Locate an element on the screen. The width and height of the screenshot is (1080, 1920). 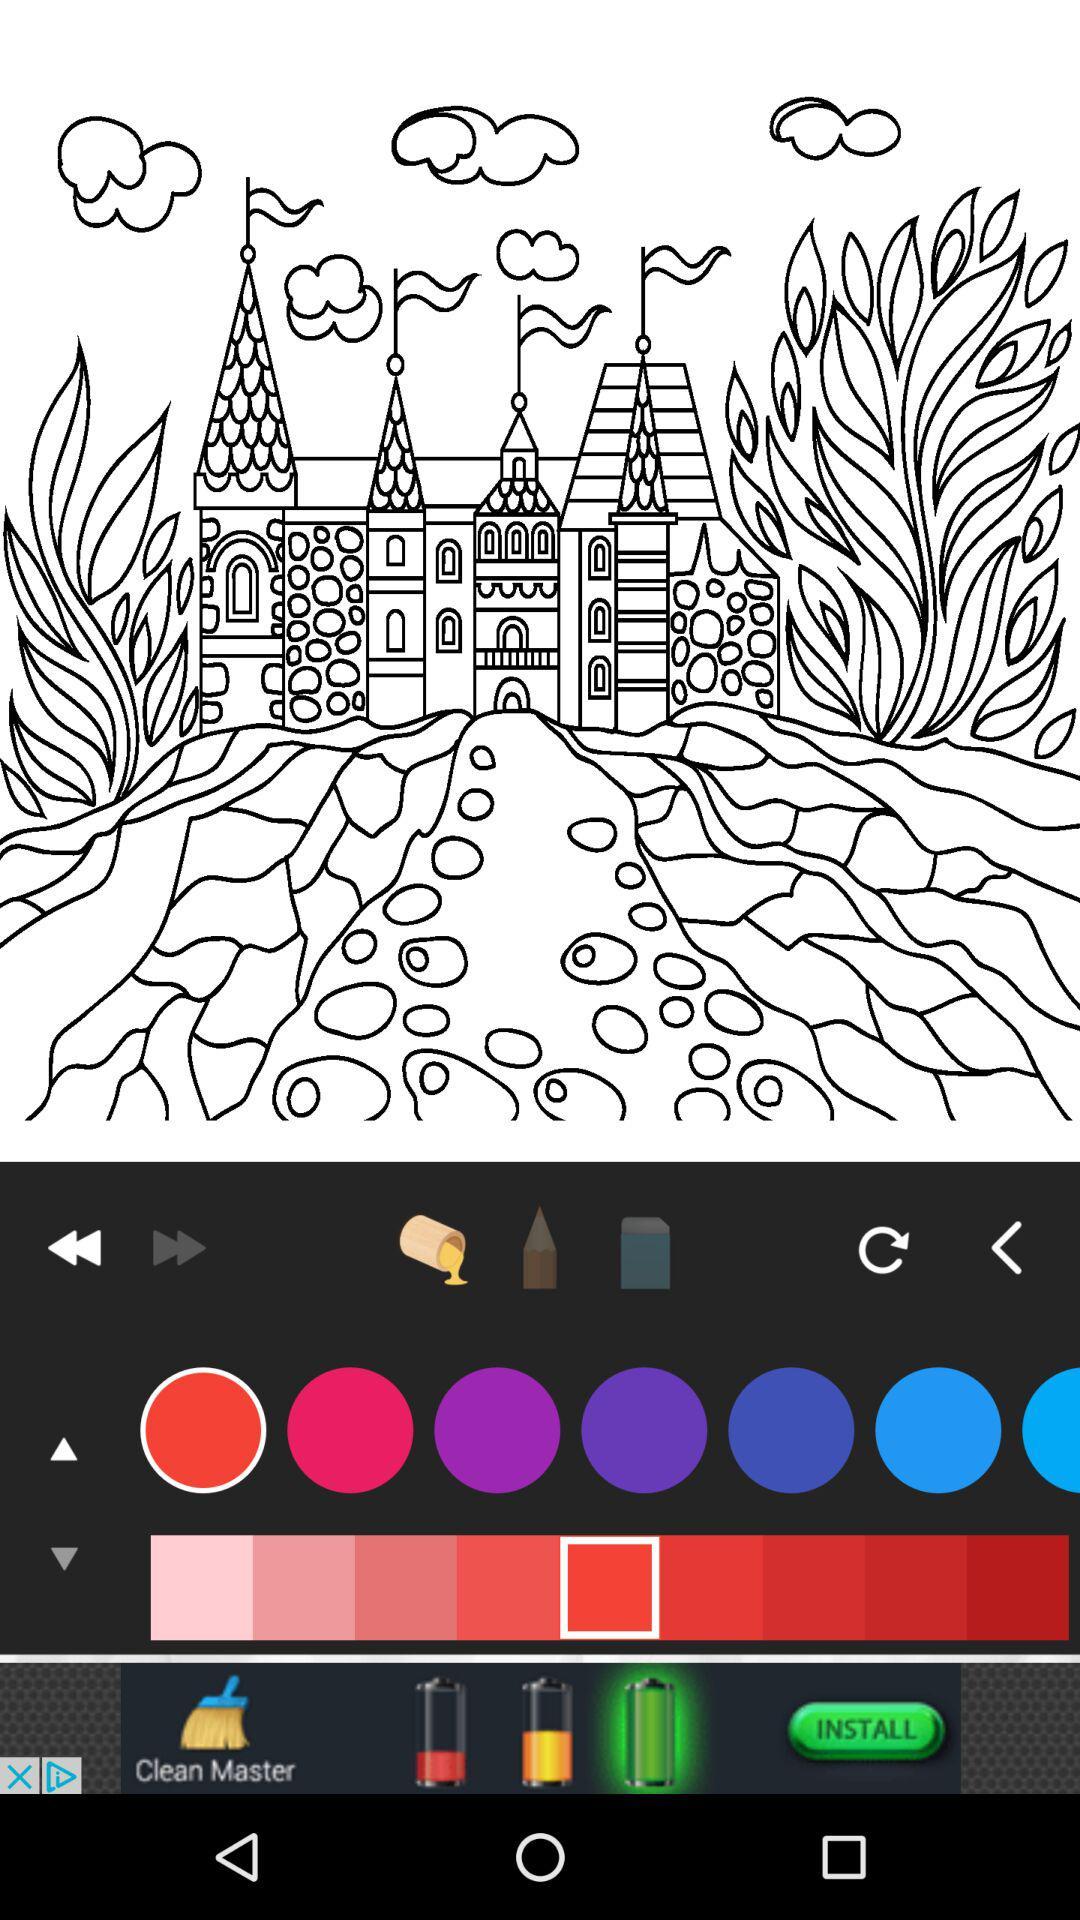
the send icon is located at coordinates (177, 1335).